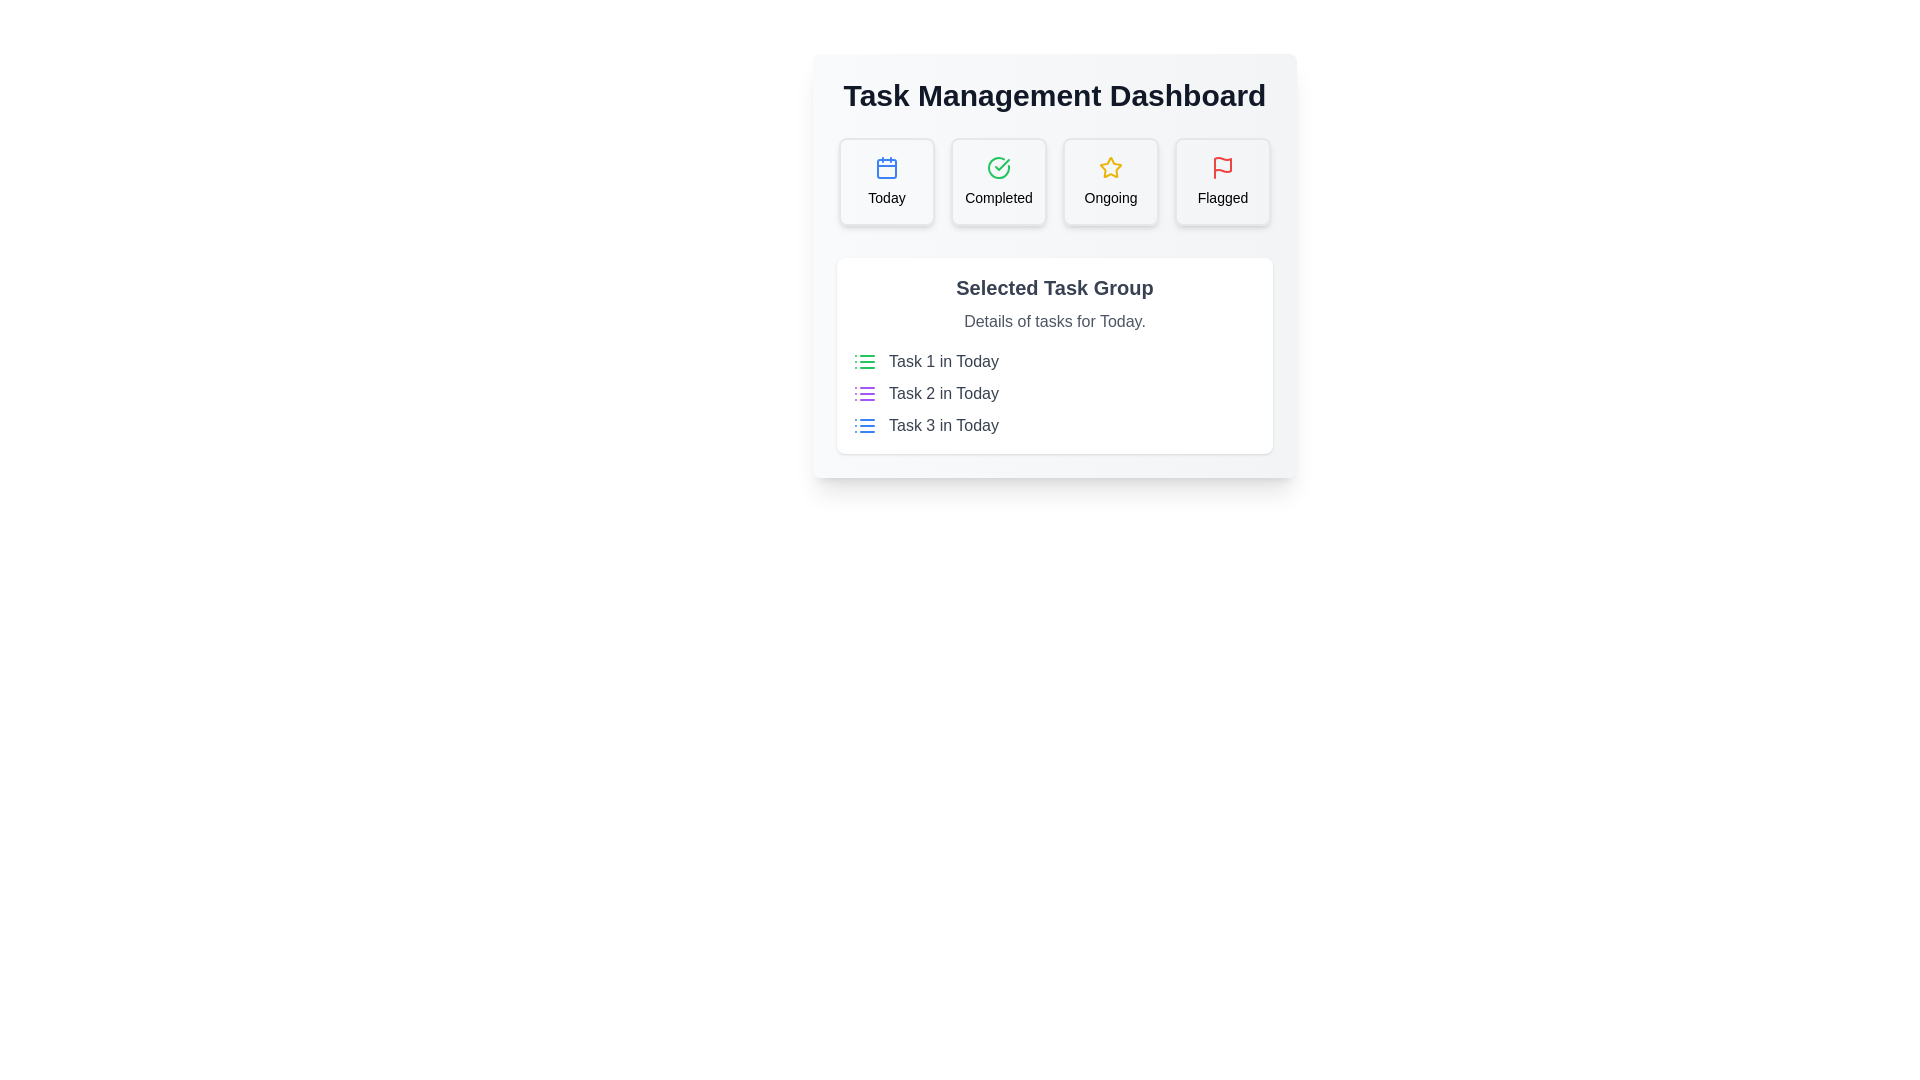  What do you see at coordinates (1222, 167) in the screenshot?
I see `the 'Flagged' task group icon located at the top-center area of the 'Flagged' card beneath the 'Task Management Dashboard' header` at bounding box center [1222, 167].